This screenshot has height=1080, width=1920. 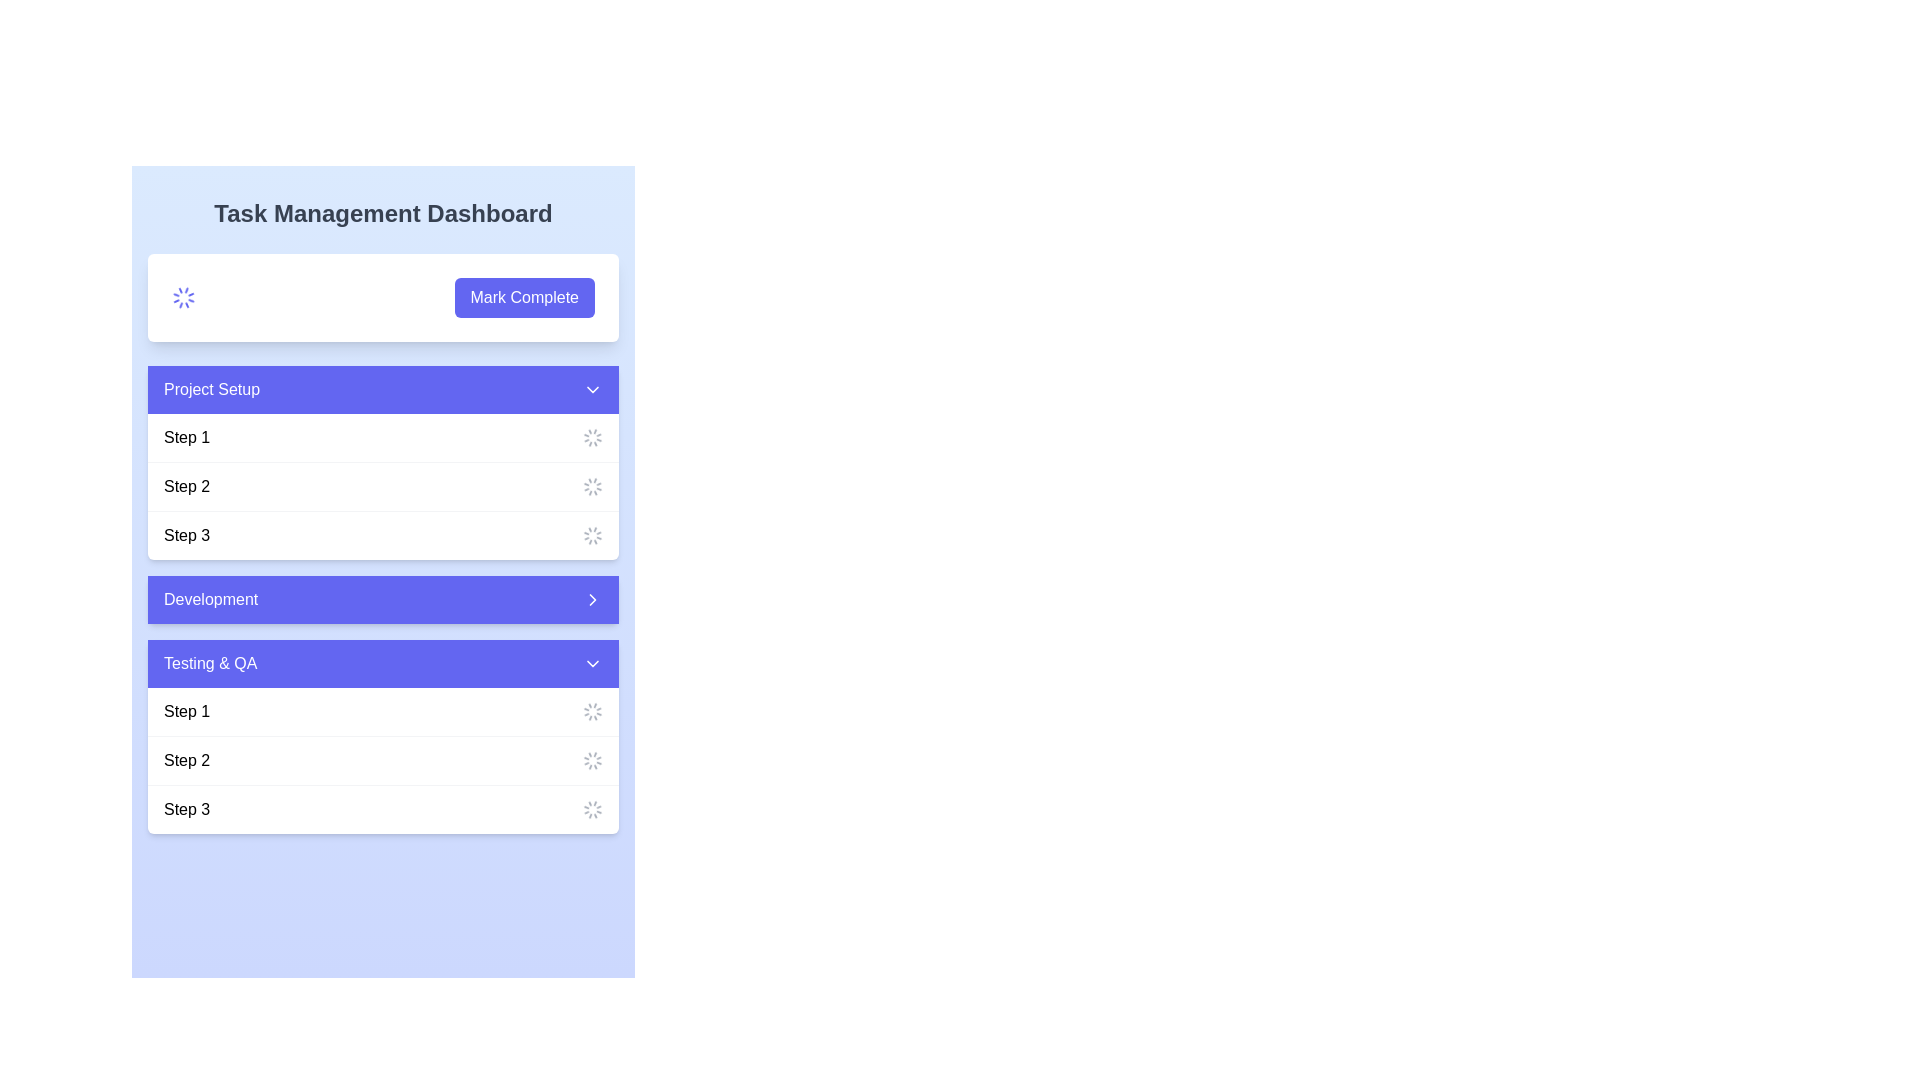 I want to click on the 'Step 2' item, so click(x=383, y=486).